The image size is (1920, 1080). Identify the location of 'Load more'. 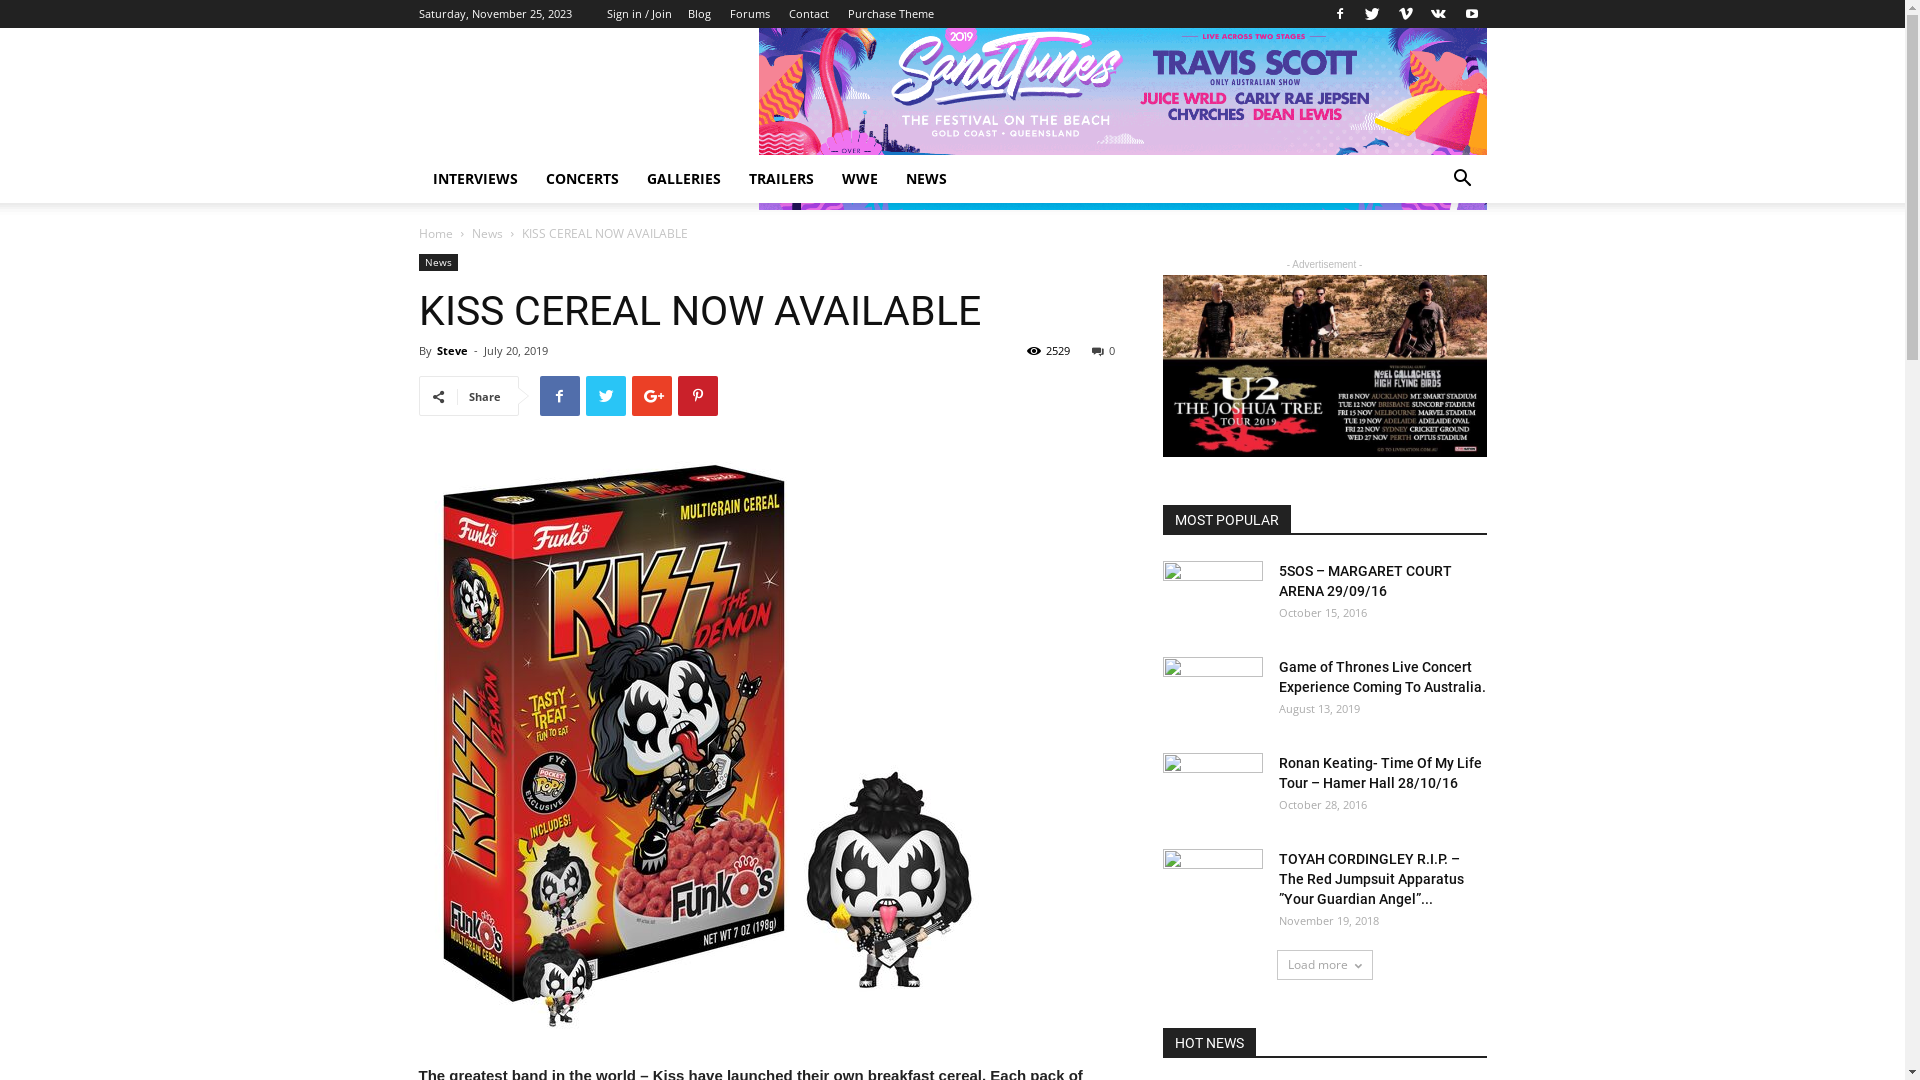
(1324, 963).